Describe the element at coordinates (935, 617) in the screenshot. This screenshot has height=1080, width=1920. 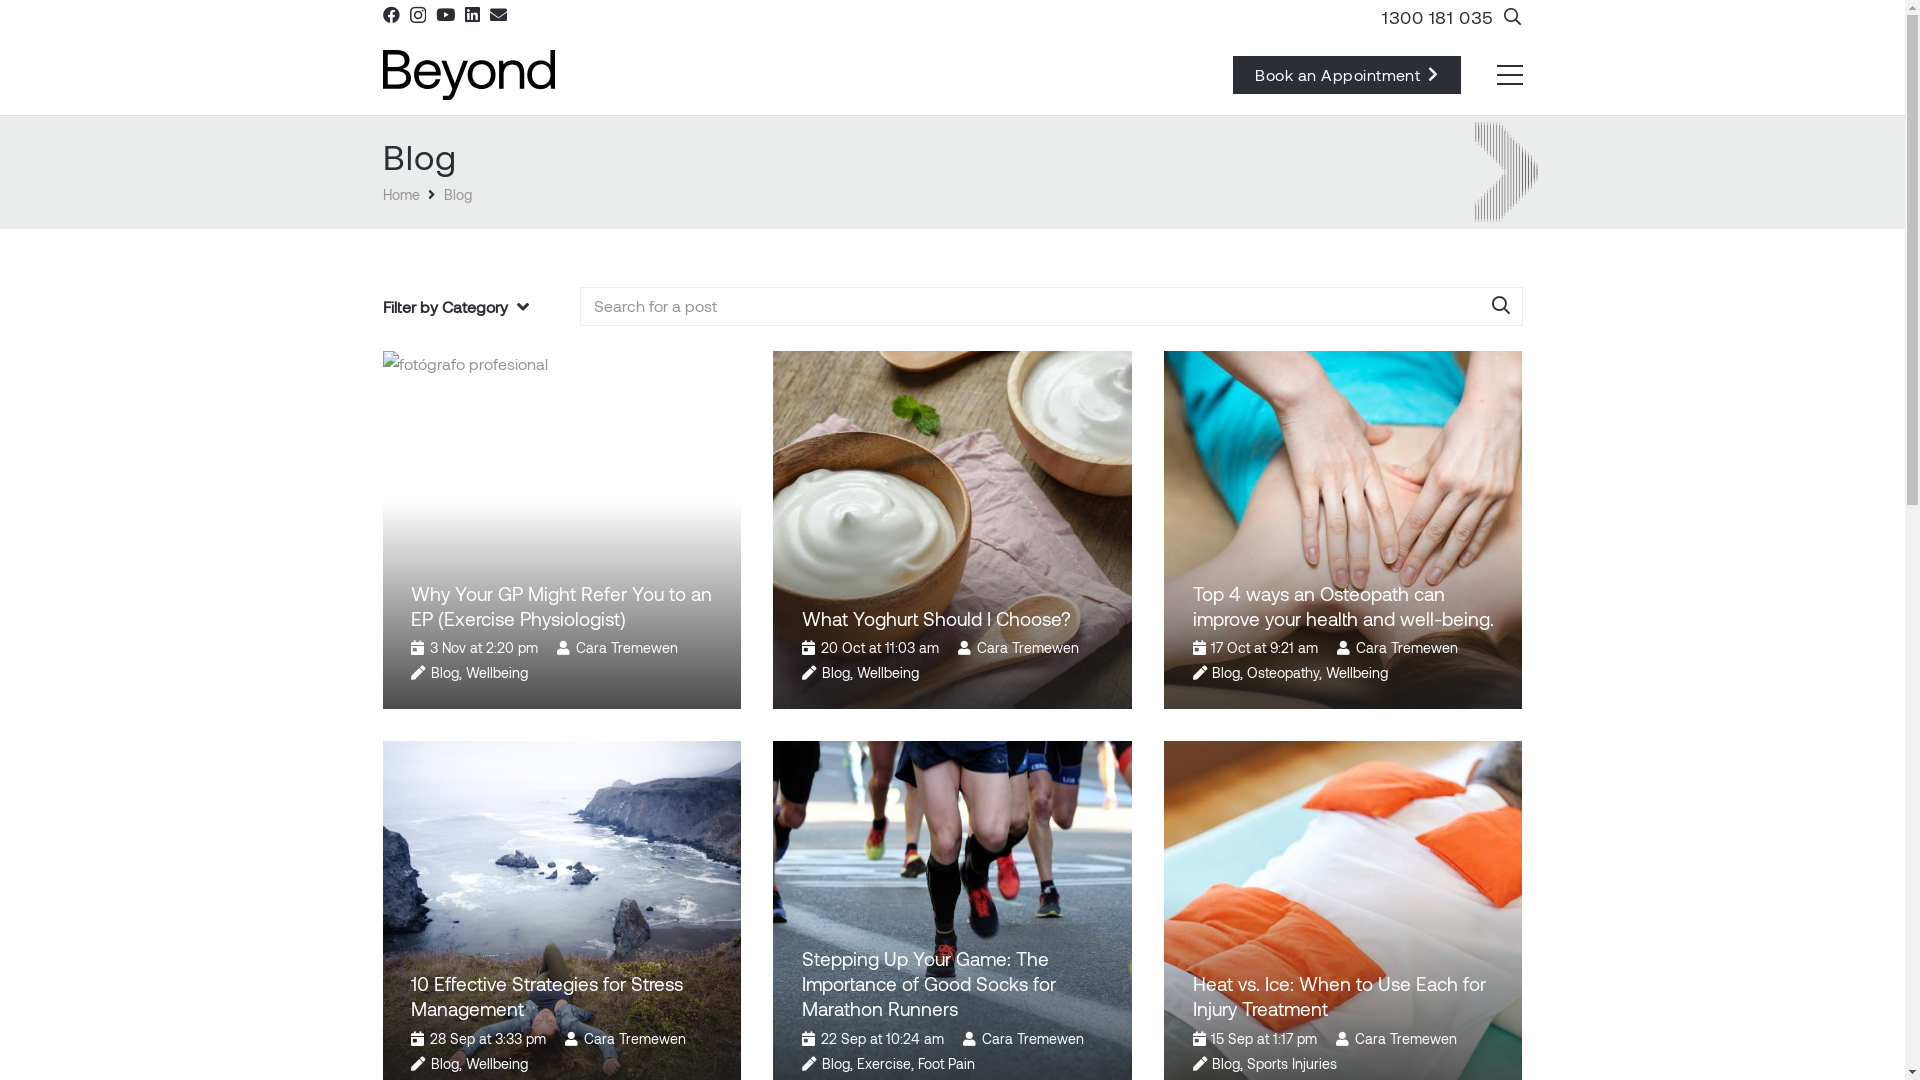
I see `'What Yoghurt Should I Choose?'` at that location.